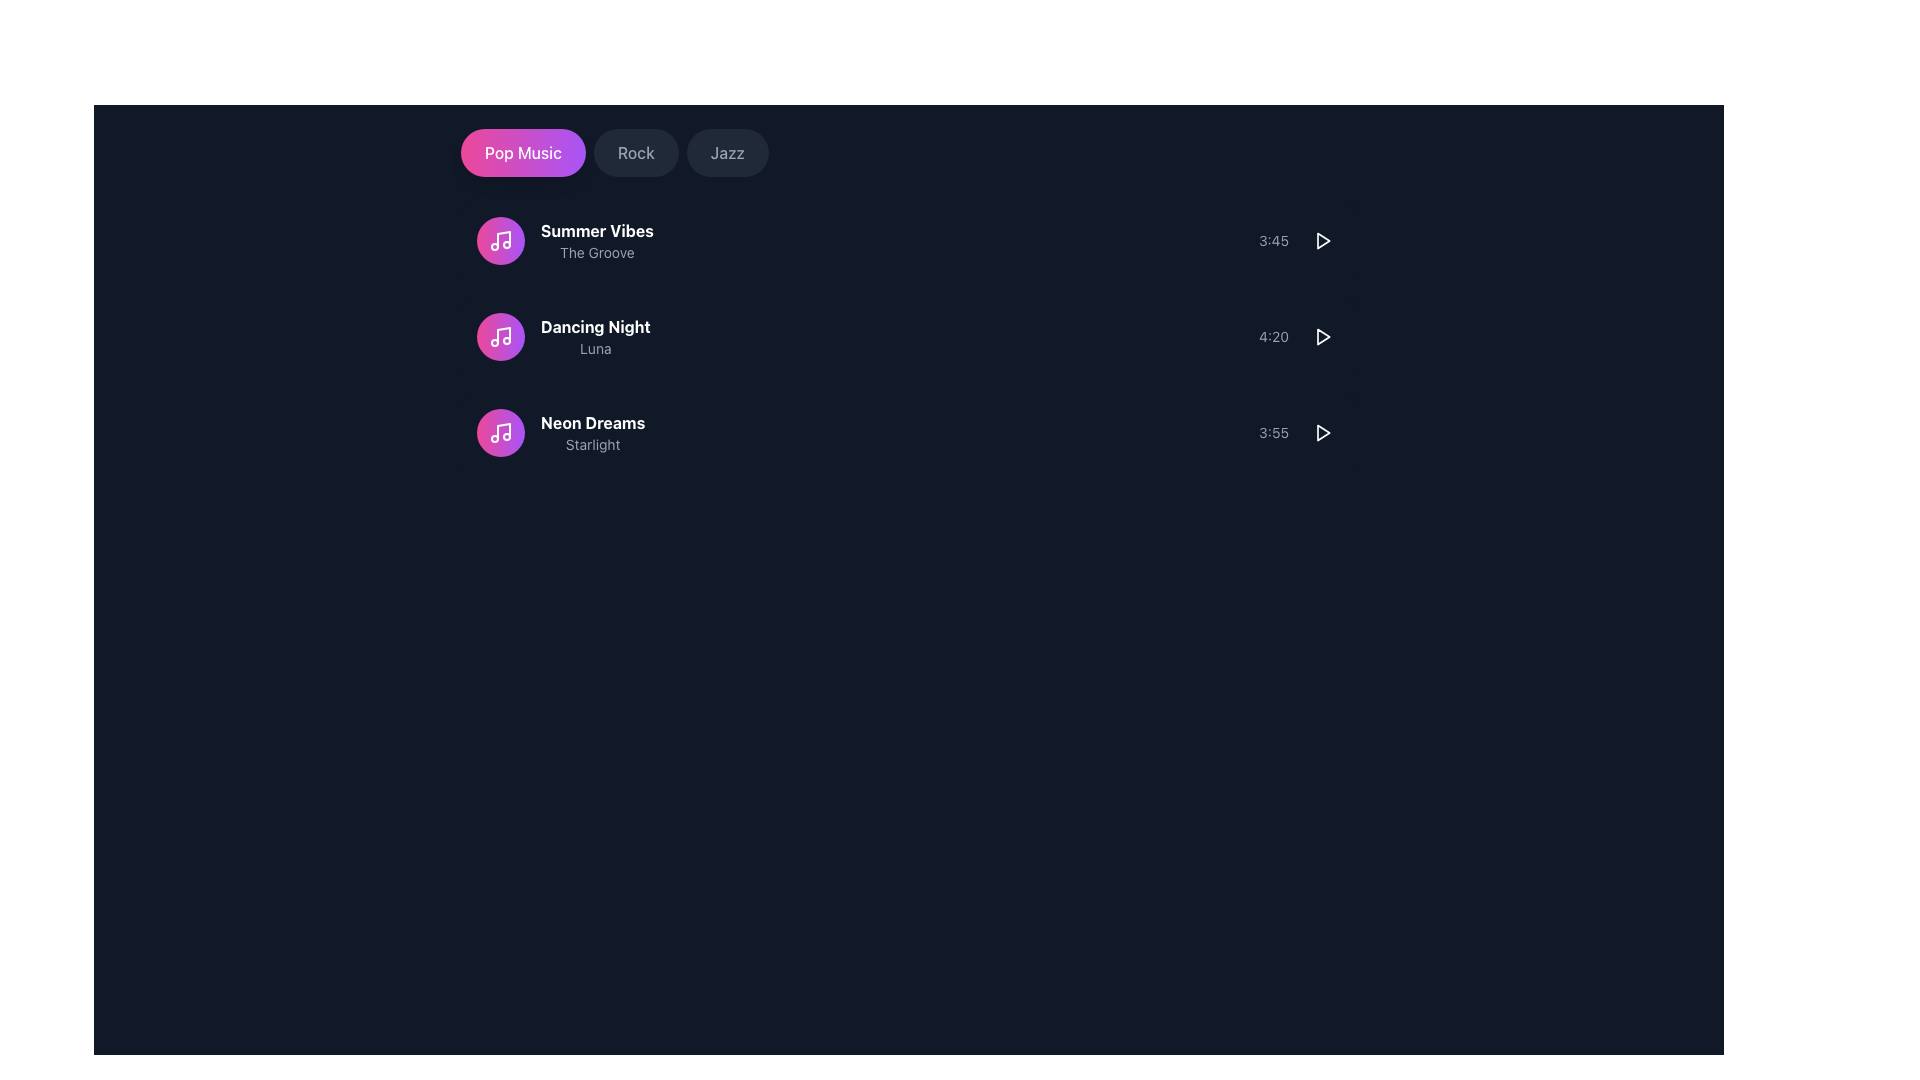  What do you see at coordinates (596, 252) in the screenshot?
I see `the text label providing additional information about the 'Summer Vibes' entry, located immediately below the 'Summer Vibes' text` at bounding box center [596, 252].